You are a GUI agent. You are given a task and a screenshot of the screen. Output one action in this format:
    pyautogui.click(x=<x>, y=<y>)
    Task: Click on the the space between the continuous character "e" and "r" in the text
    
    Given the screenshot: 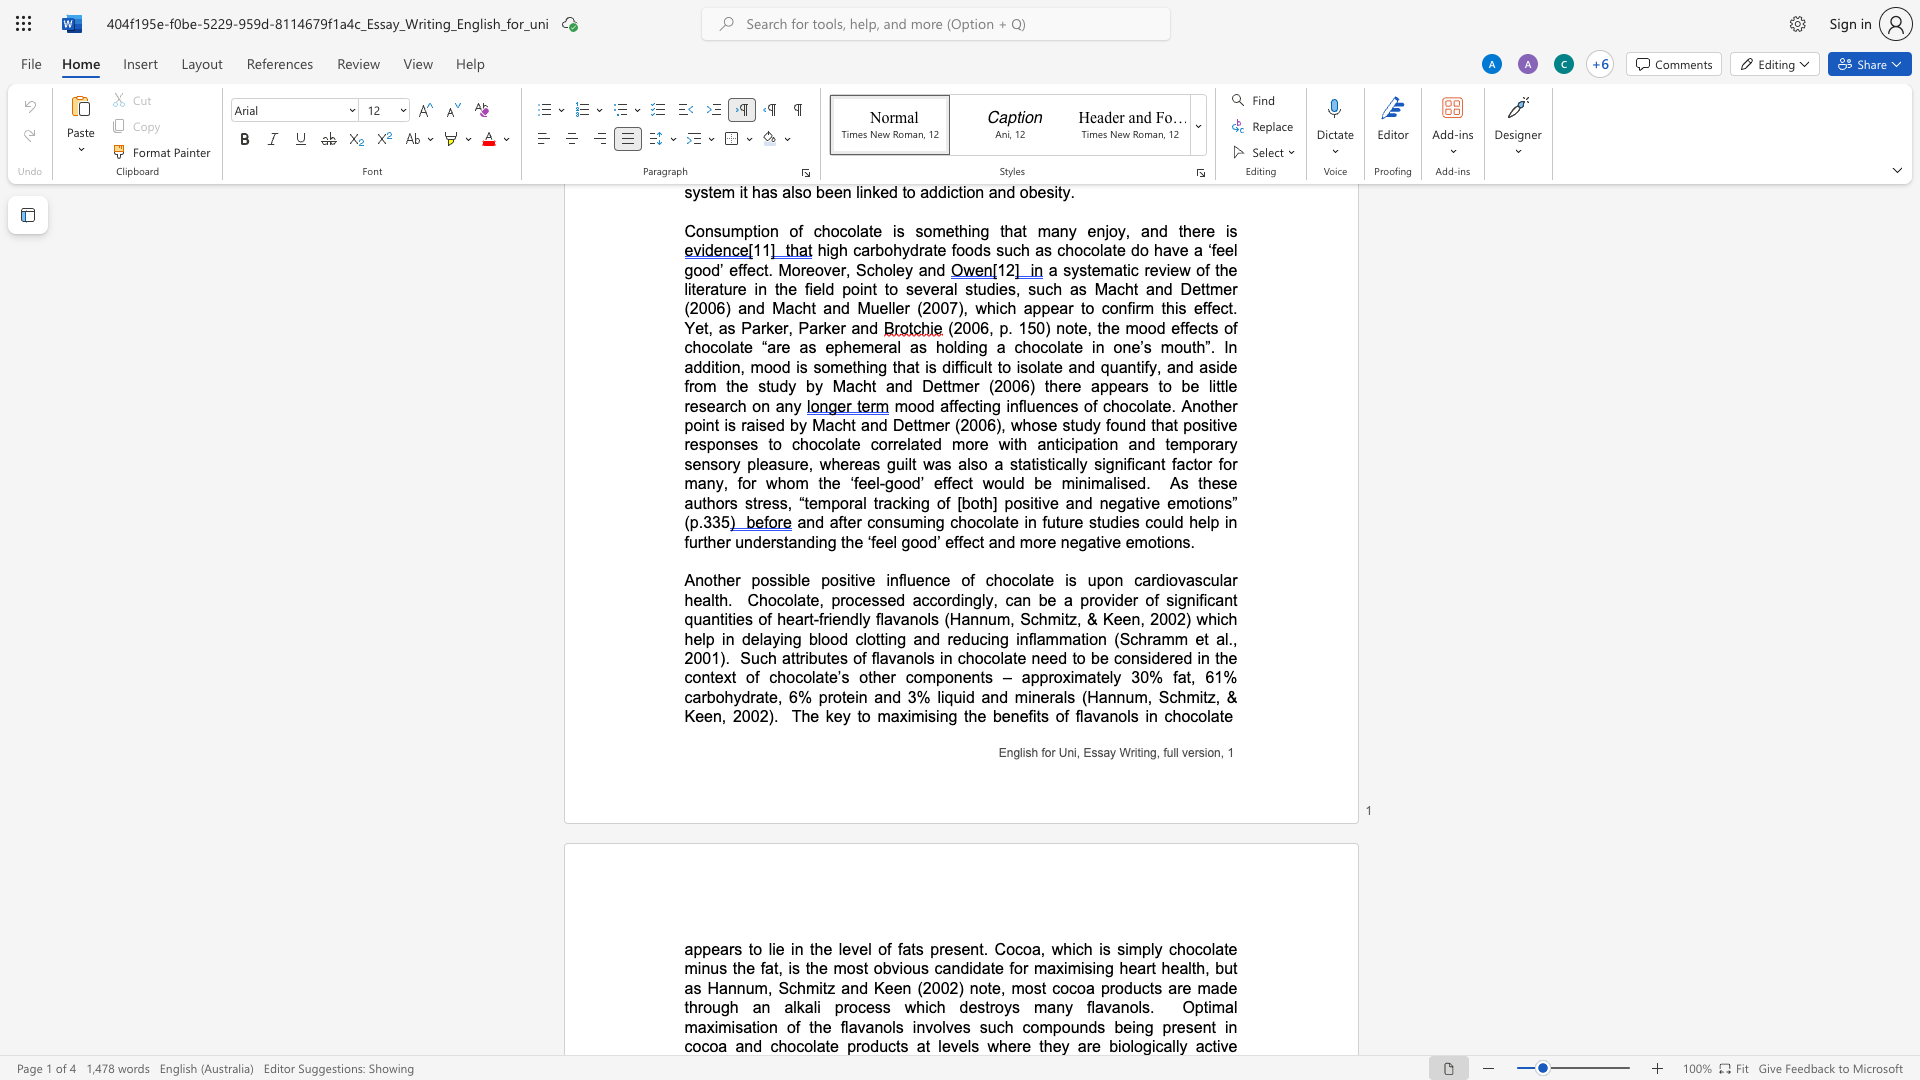 What is the action you would take?
    pyautogui.click(x=1015, y=1045)
    